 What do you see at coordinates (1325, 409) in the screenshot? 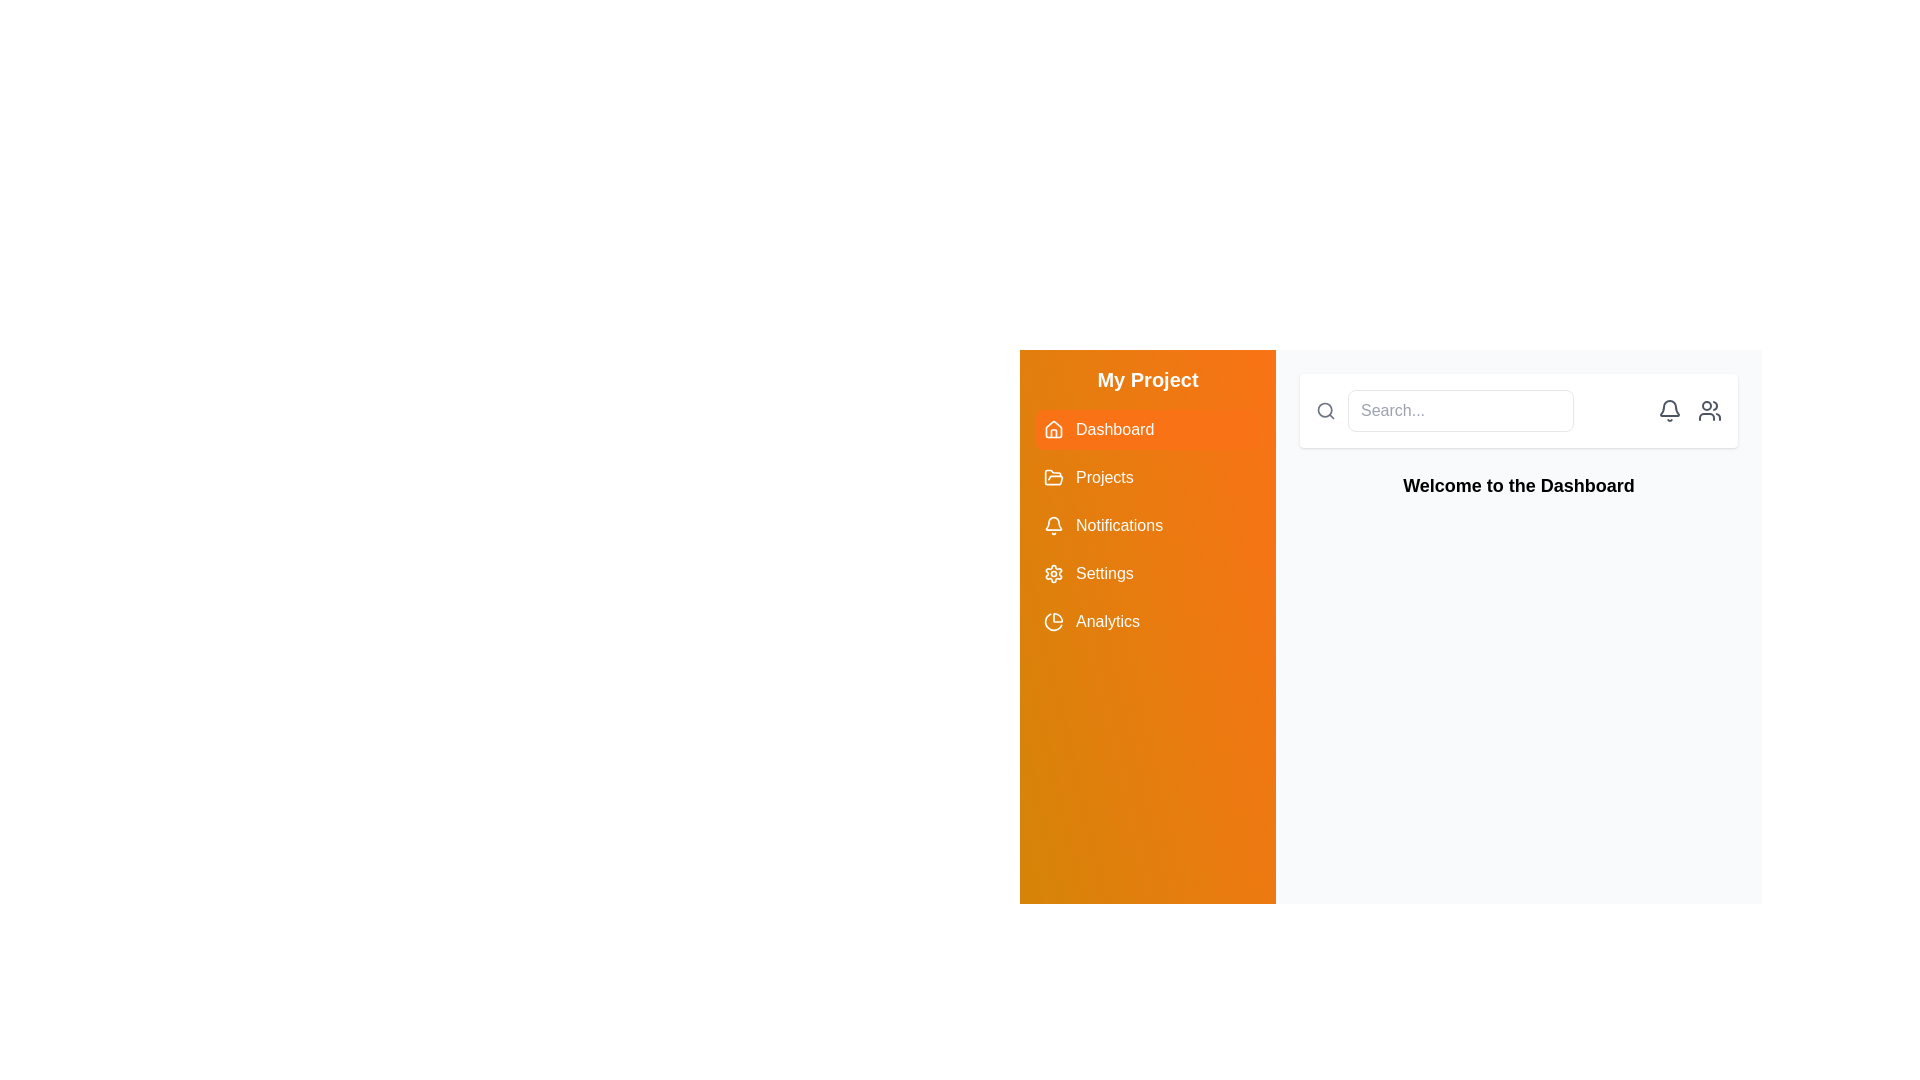
I see `the circular part of the magnifying glass icon located in the top-right section of the interface, which signifies the search functionality` at bounding box center [1325, 409].